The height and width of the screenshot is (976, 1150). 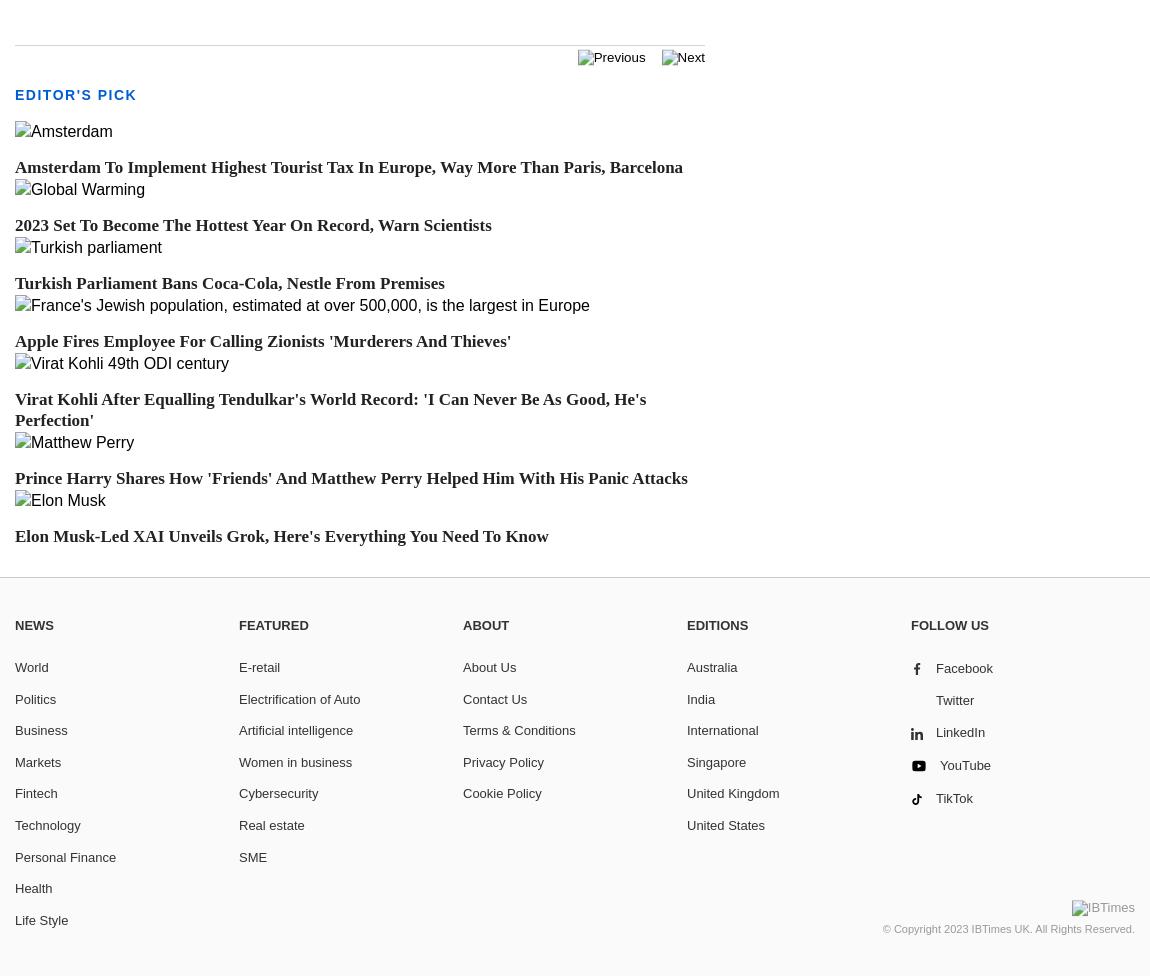 I want to click on 'Markets', so click(x=36, y=761).